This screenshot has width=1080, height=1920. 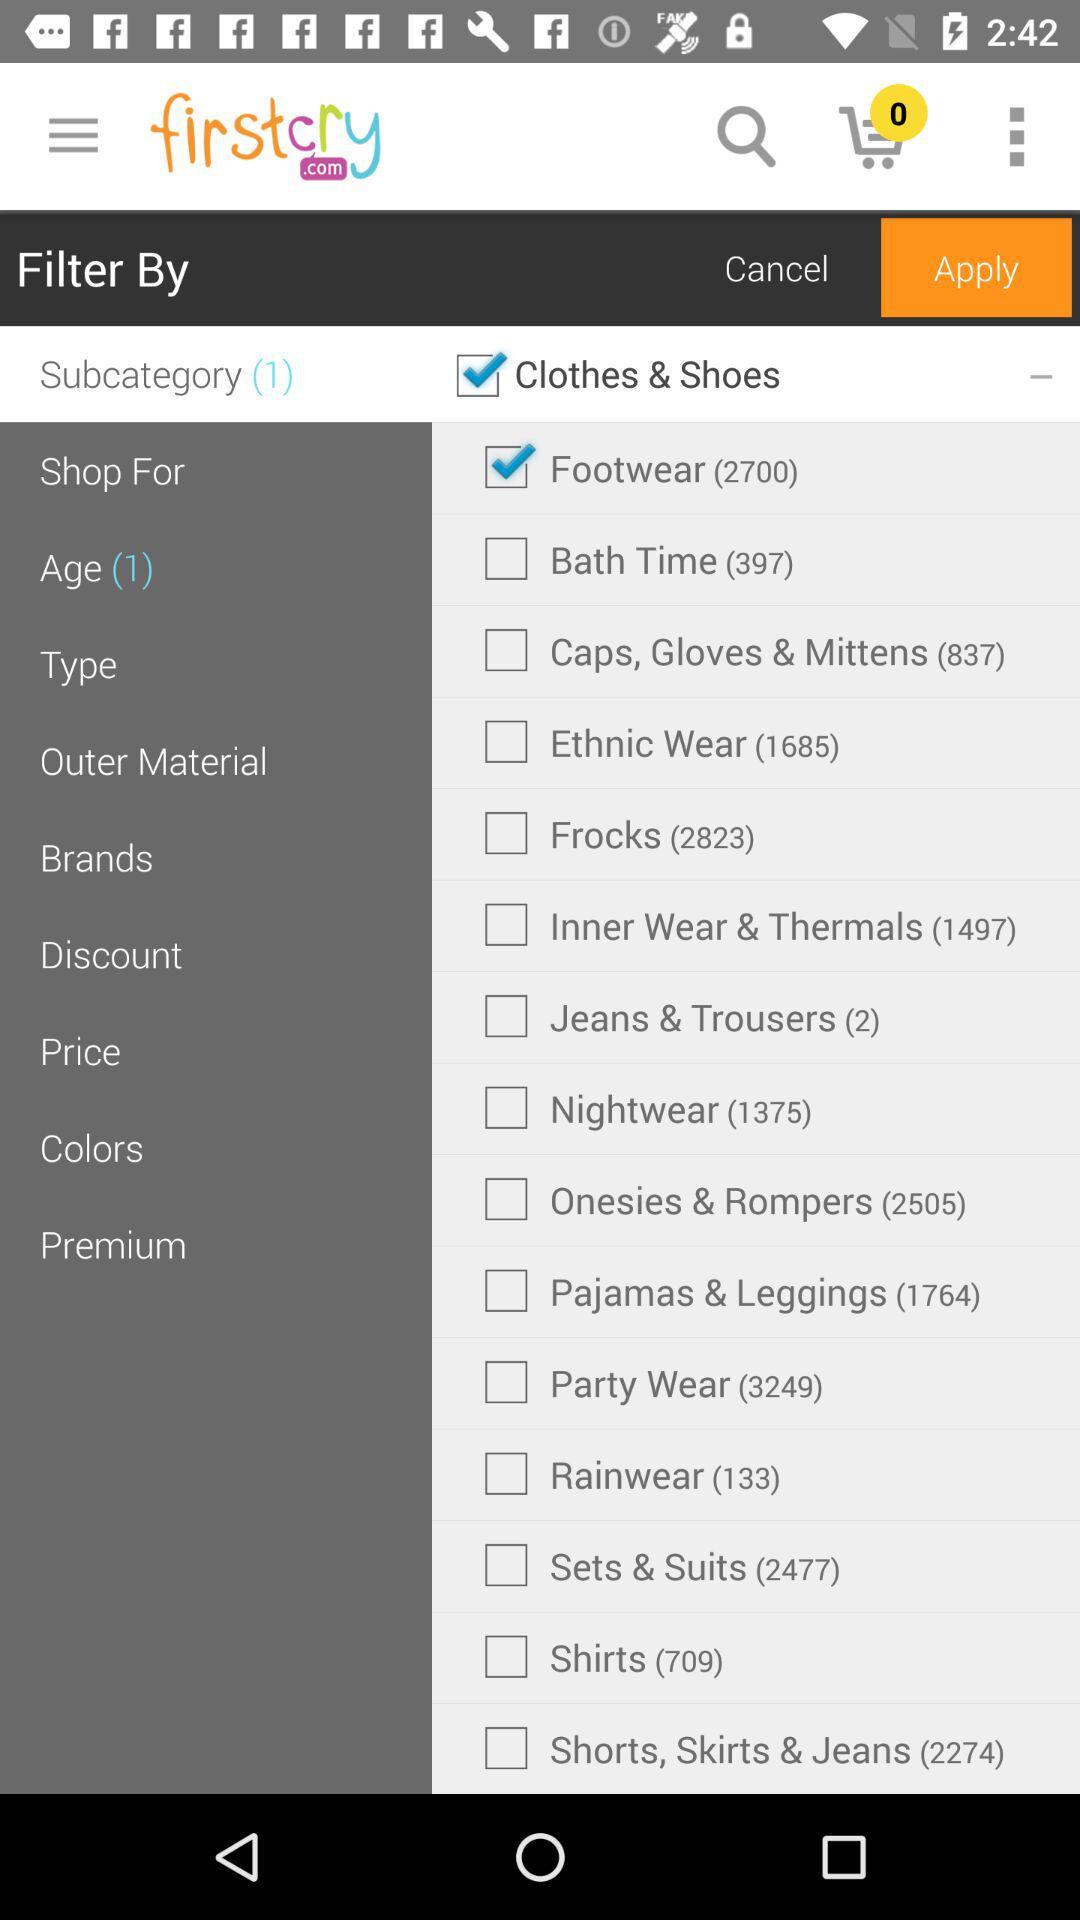 I want to click on the item to the left of the inner wear thermals icon, so click(x=111, y=953).